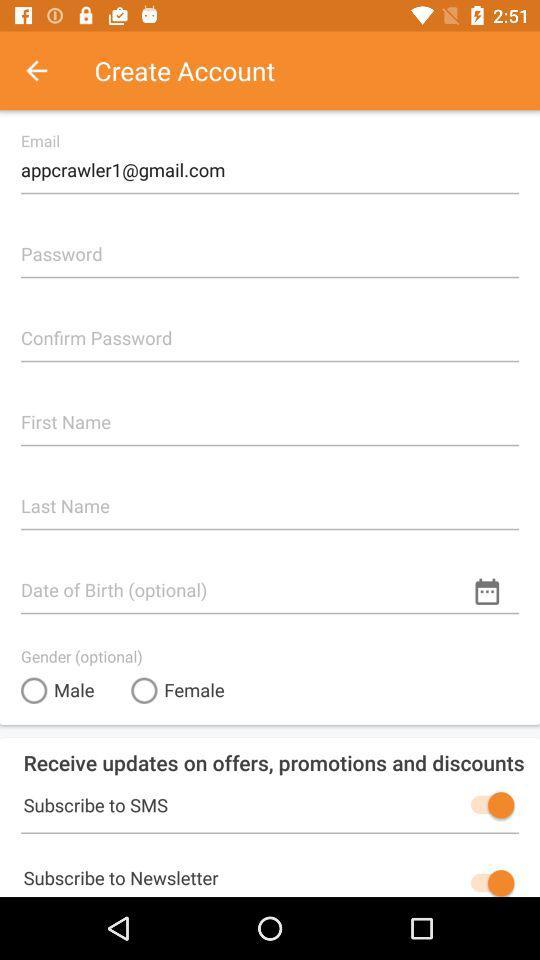  Describe the element at coordinates (177, 690) in the screenshot. I see `item below gender (optional)` at that location.